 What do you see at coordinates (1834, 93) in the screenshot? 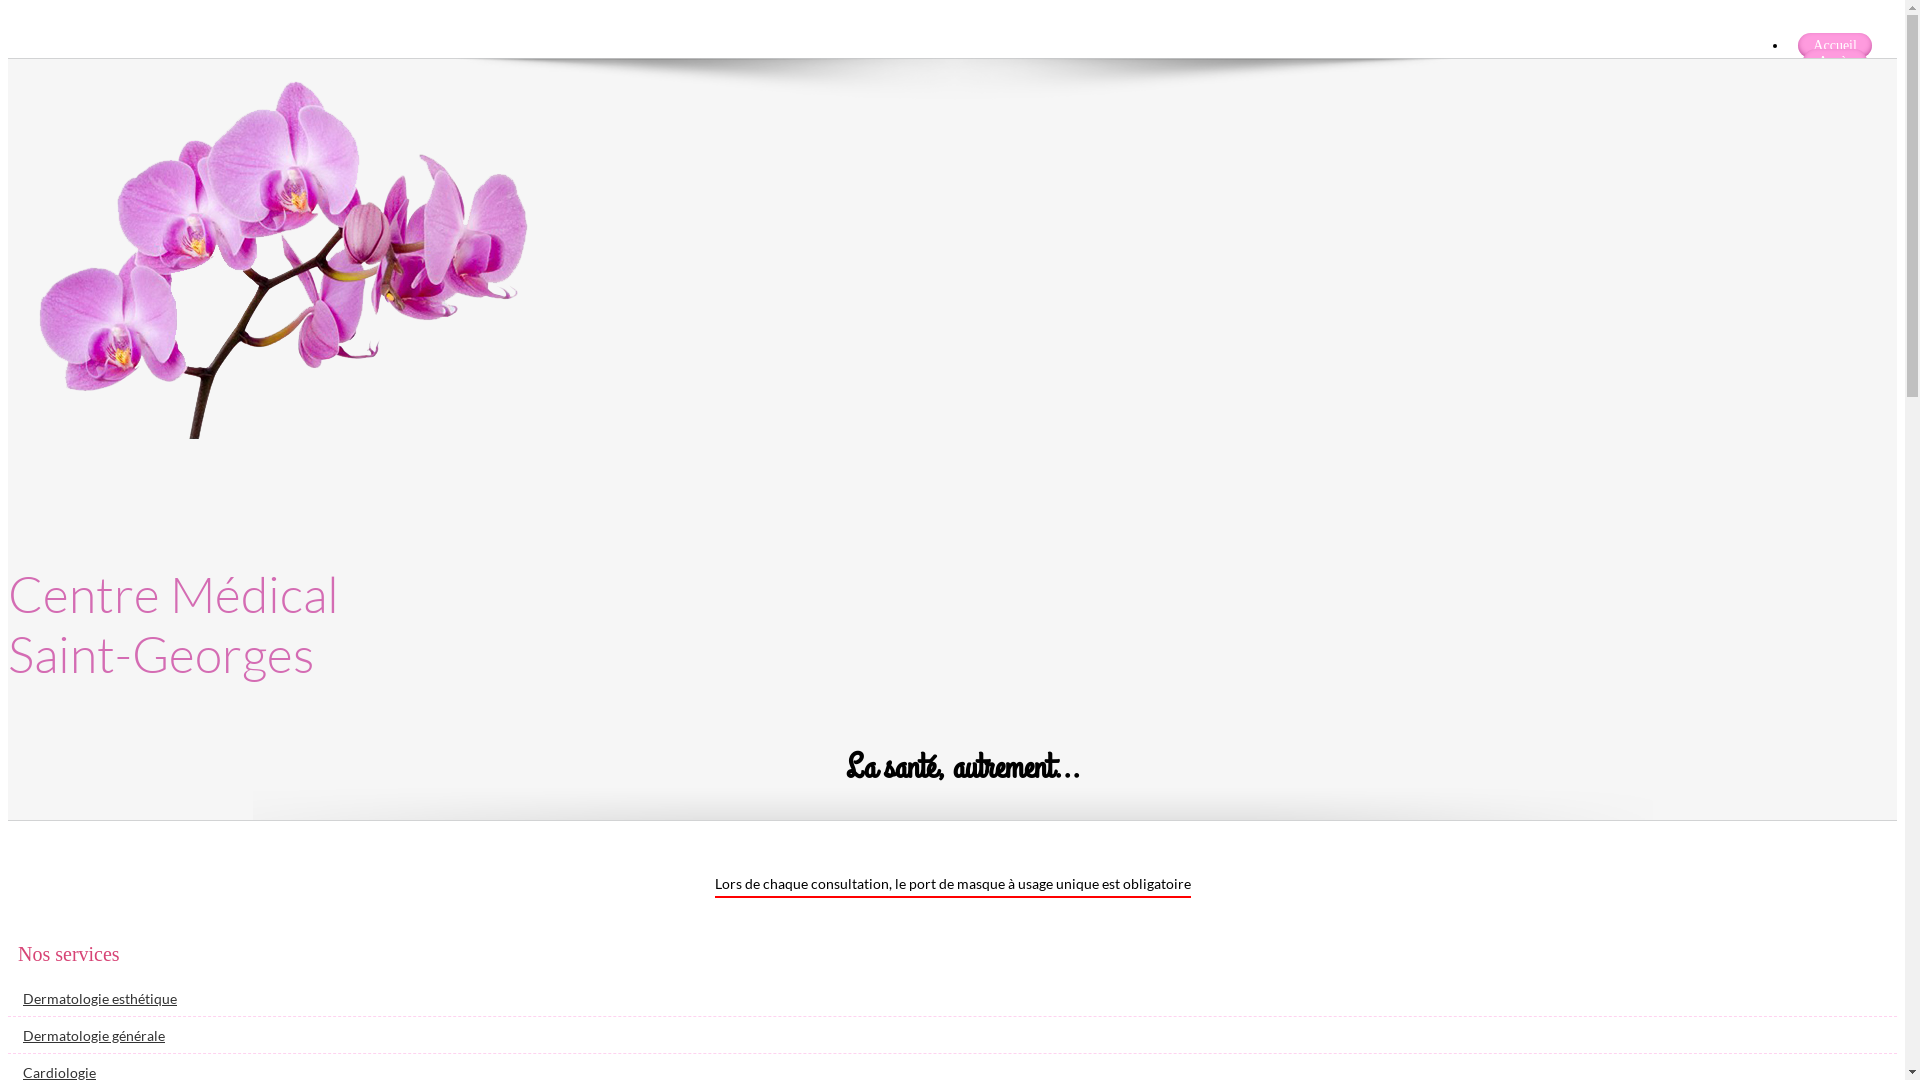
I see `'Documents'` at bounding box center [1834, 93].